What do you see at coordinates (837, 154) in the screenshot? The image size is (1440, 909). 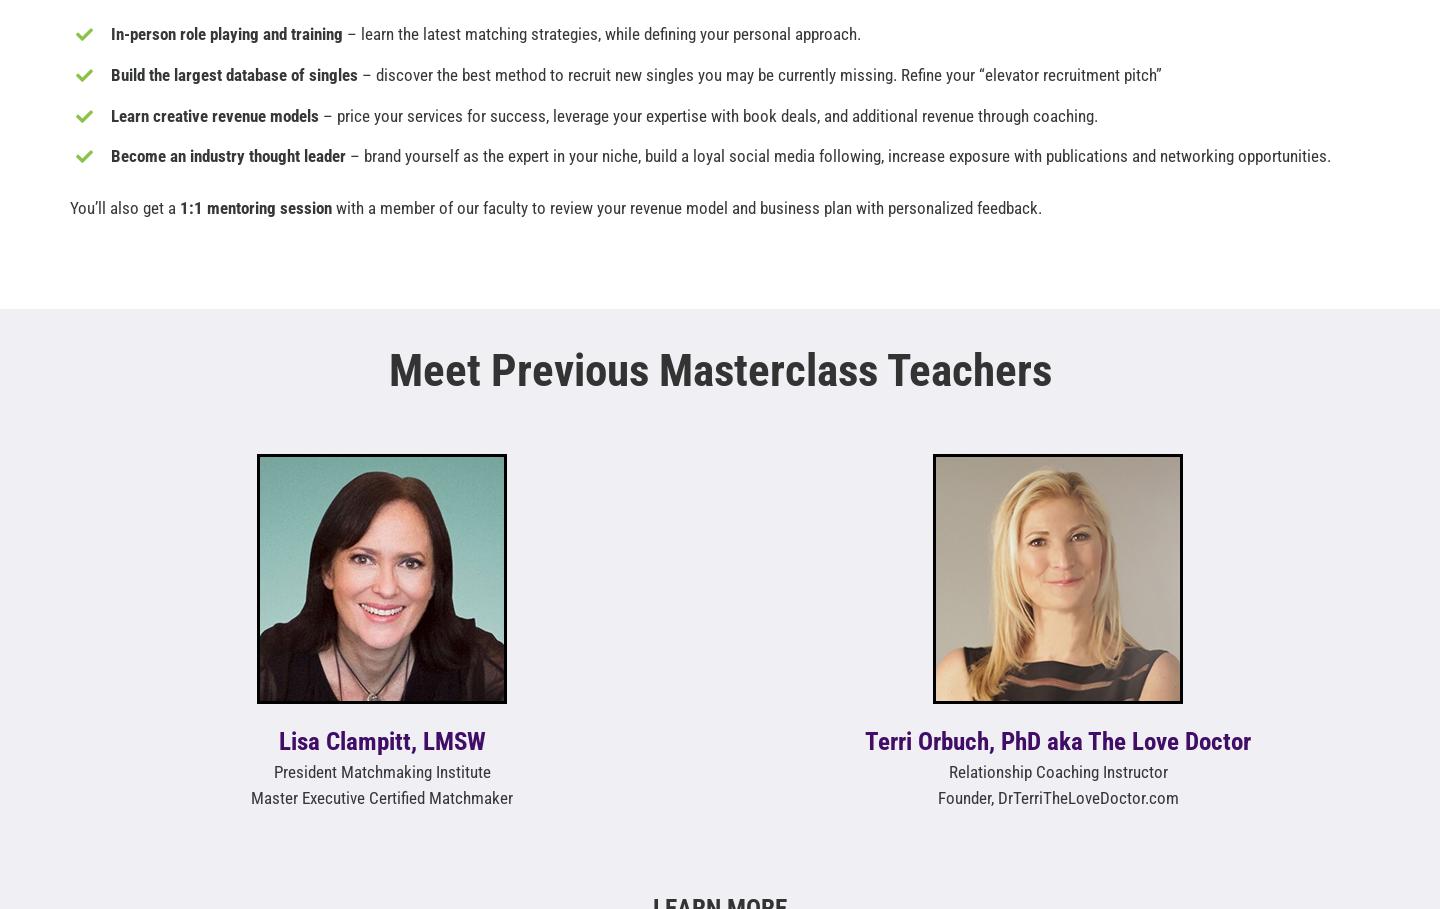 I see `'– brand yourself as the expert in your niche, build a loyal social media following, increase exposure with publications and networking opportunities.'` at bounding box center [837, 154].